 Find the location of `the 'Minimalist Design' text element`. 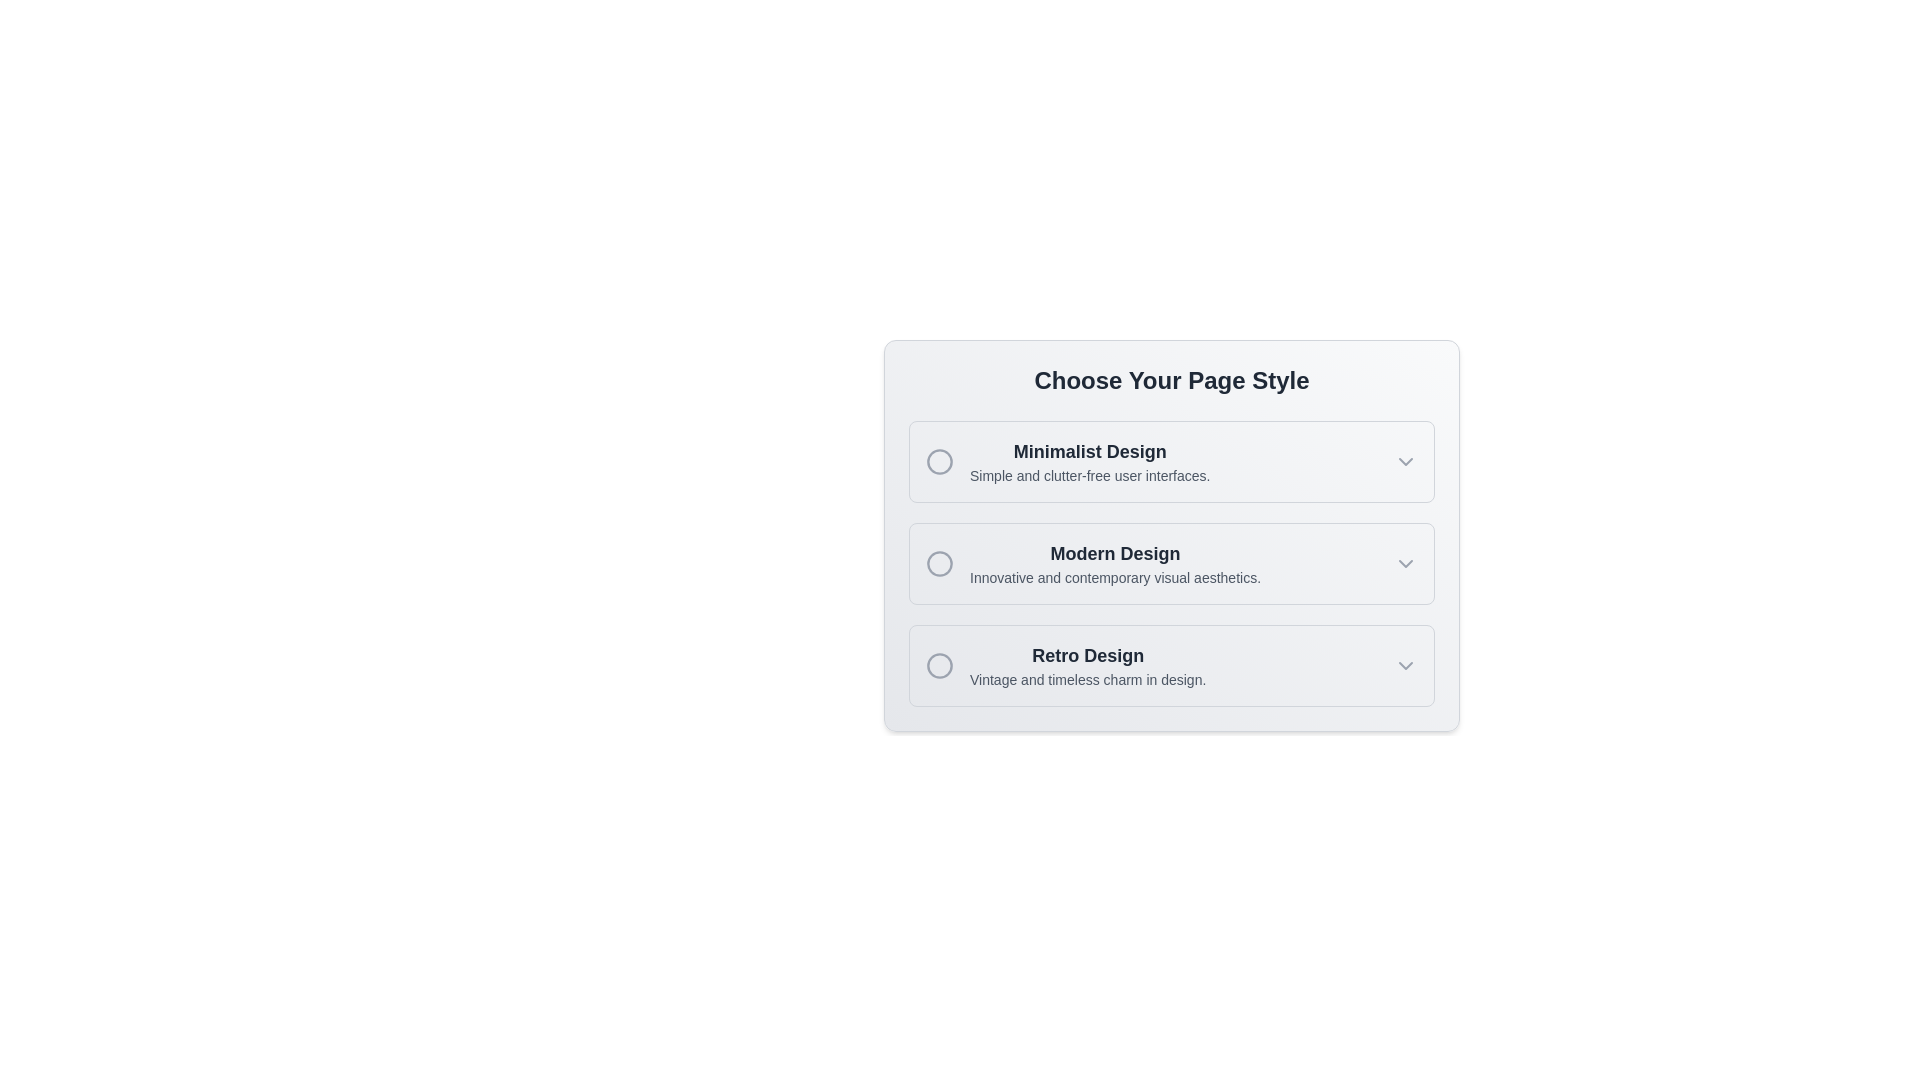

the 'Minimalist Design' text element is located at coordinates (1089, 462).